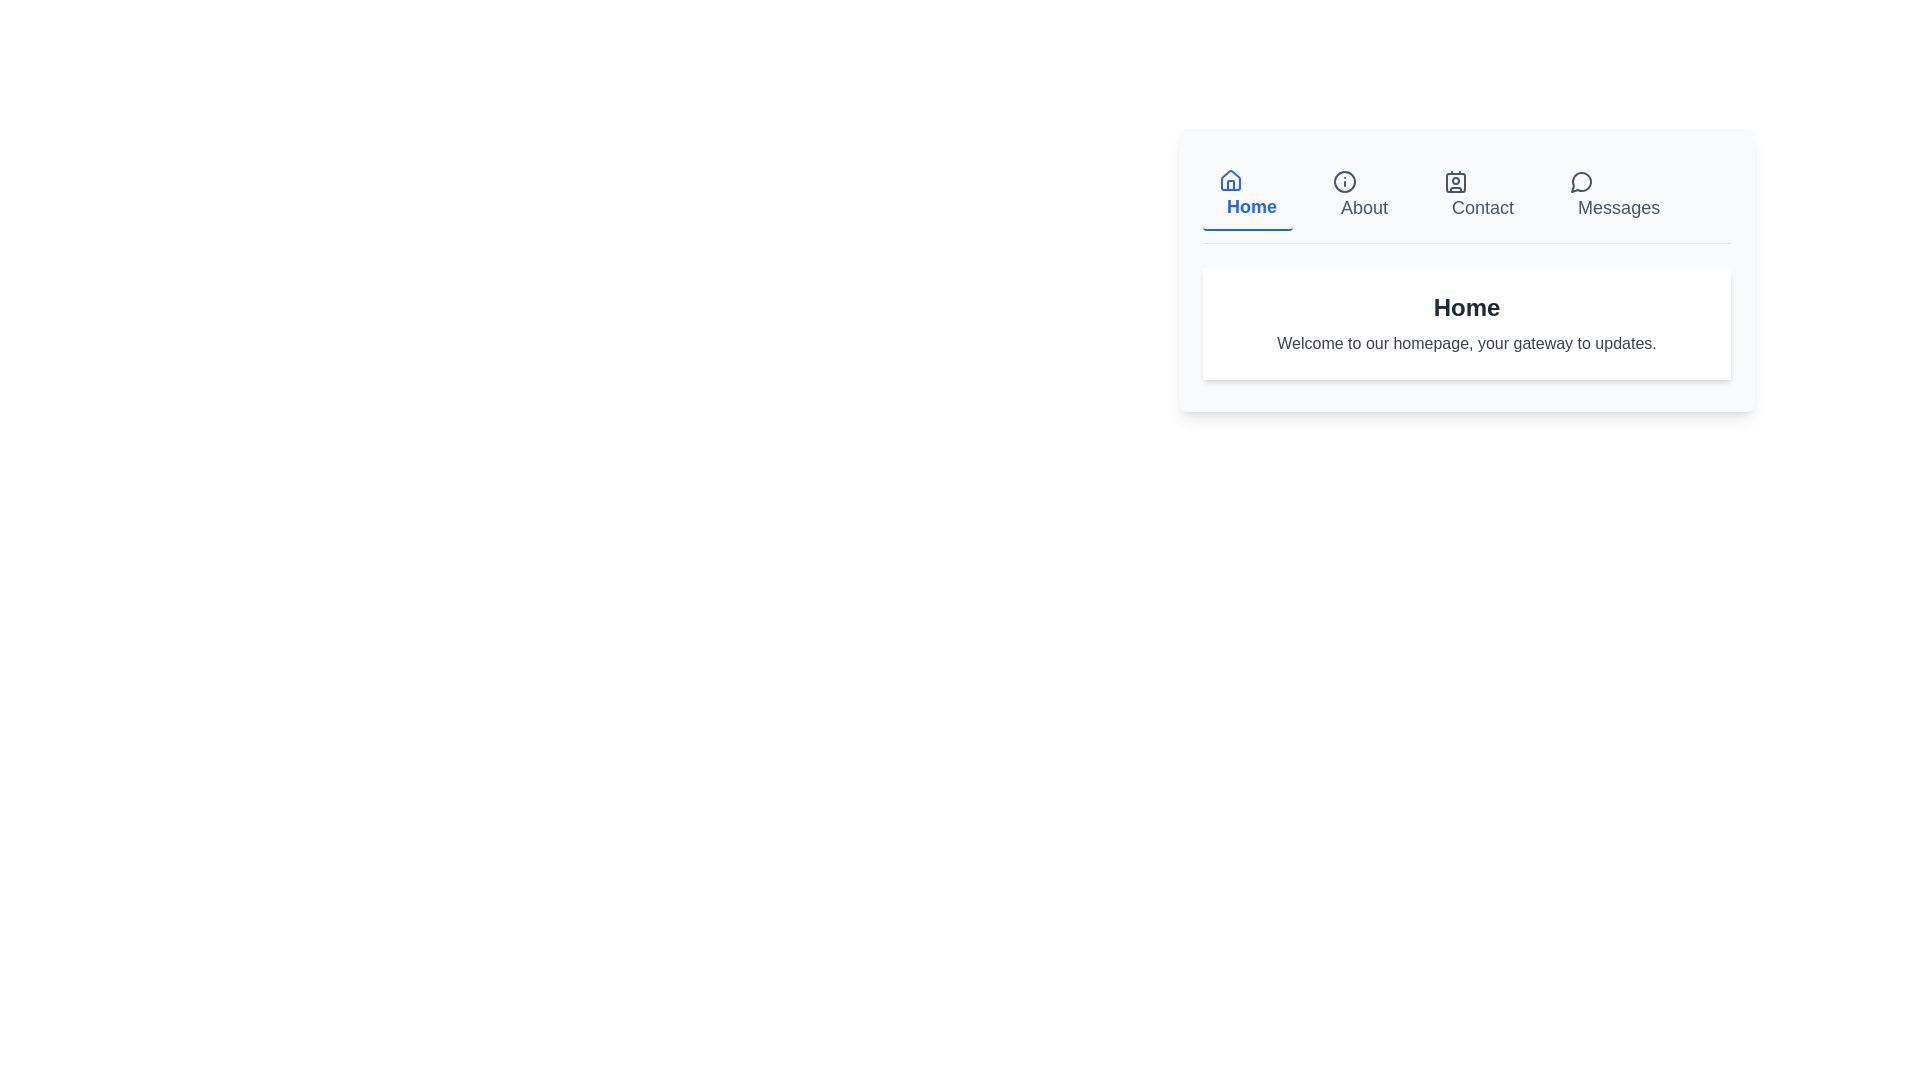  What do you see at coordinates (1359, 196) in the screenshot?
I see `the tab labeled About` at bounding box center [1359, 196].